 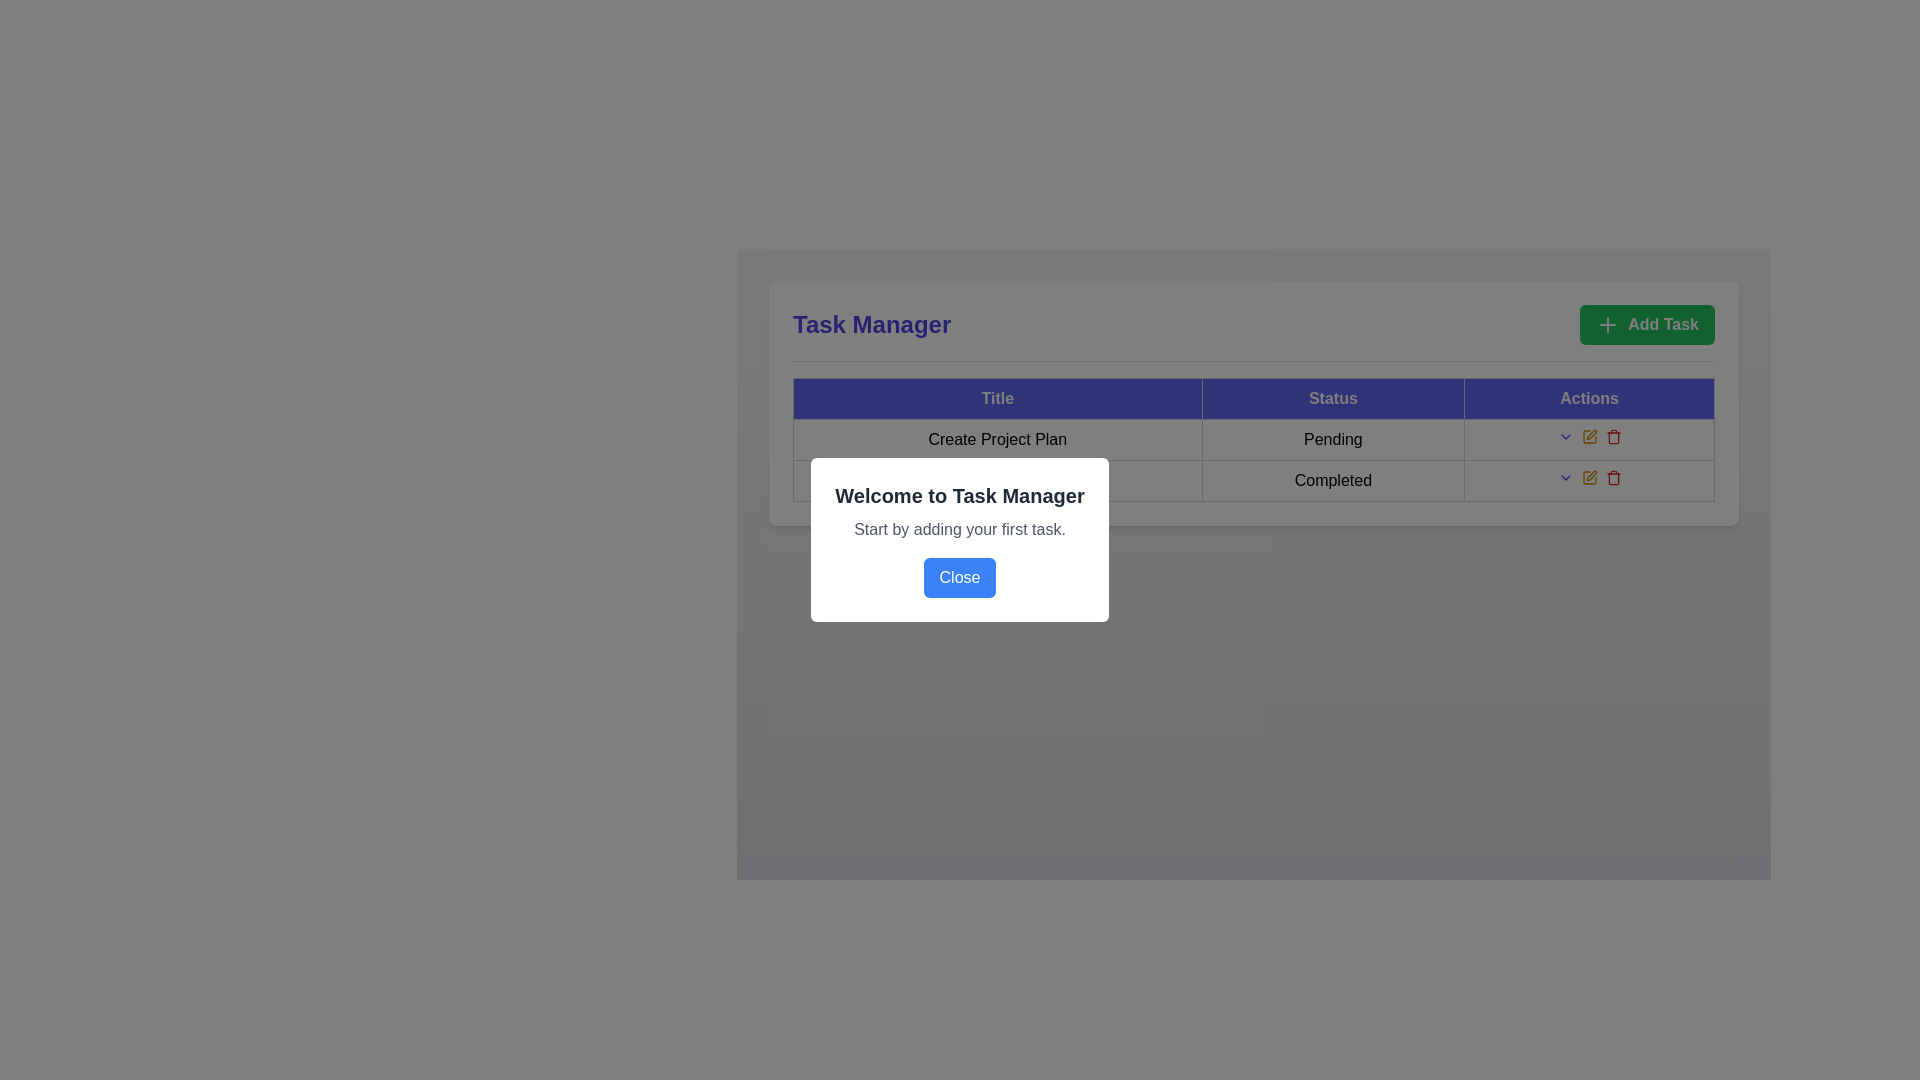 What do you see at coordinates (997, 398) in the screenshot?
I see `the TableHeaderCell labeled 'Title', which is the first column header in the Task Manager table` at bounding box center [997, 398].